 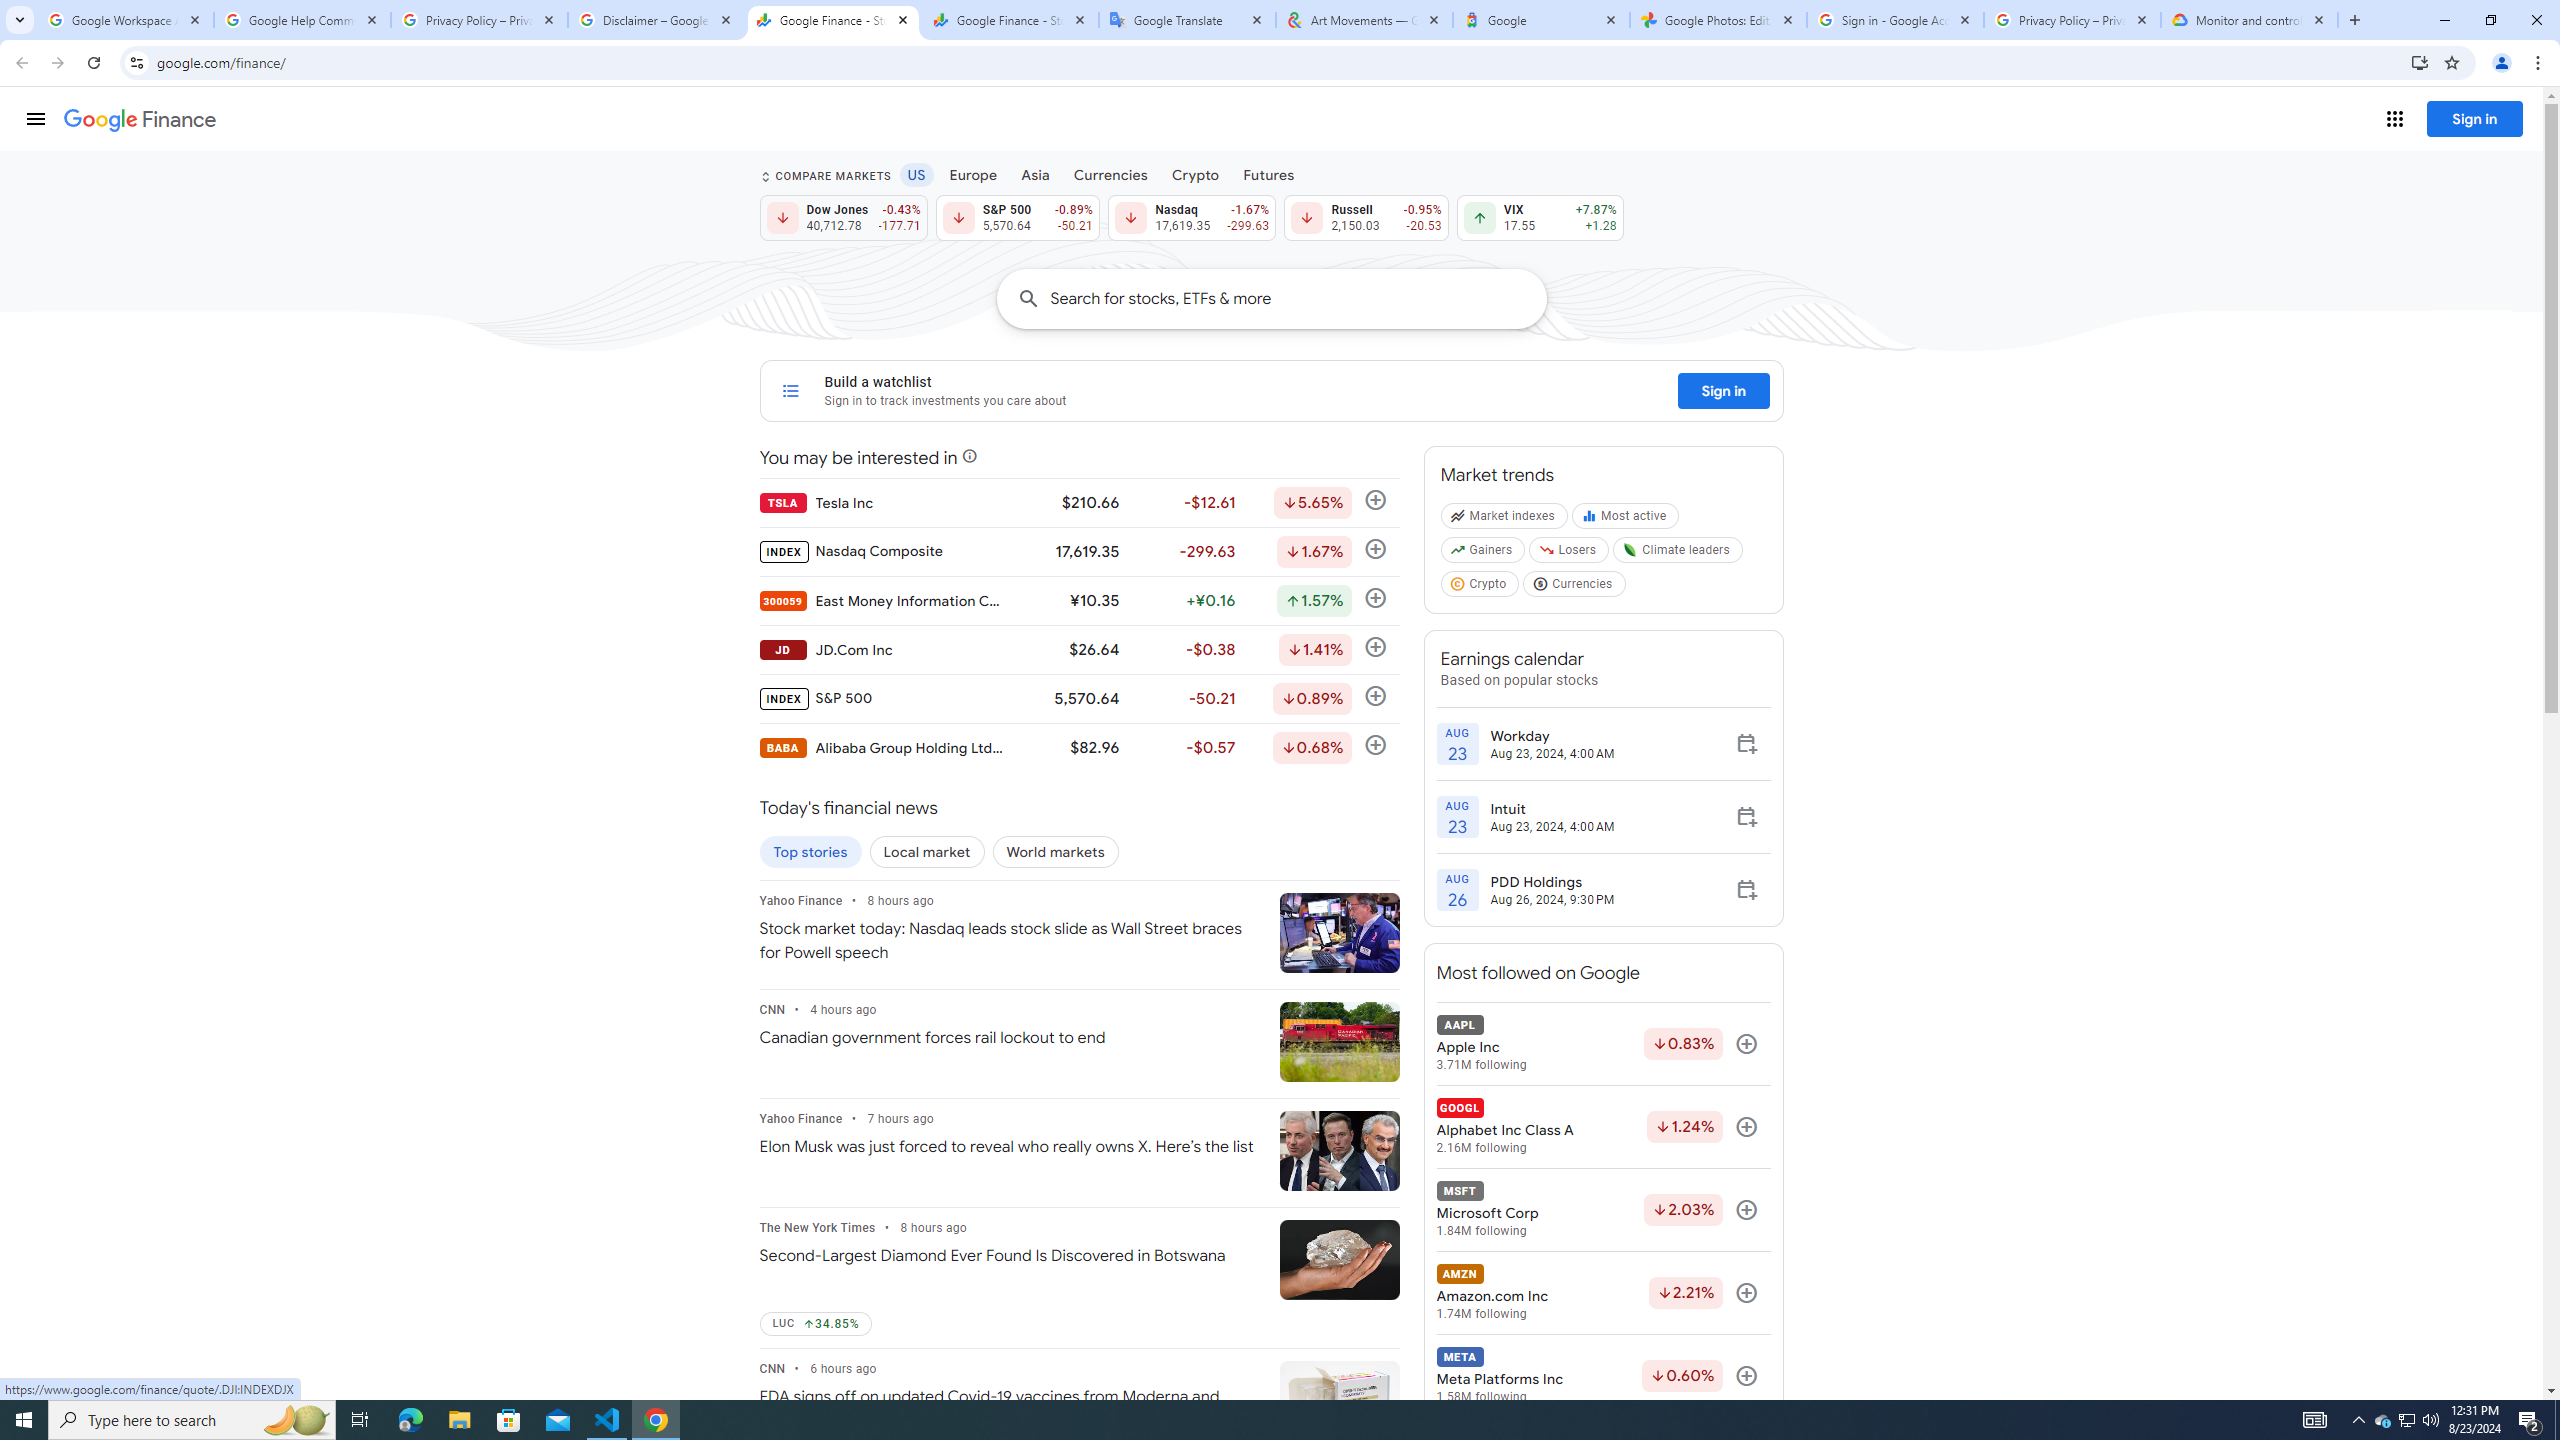 What do you see at coordinates (1079, 697) in the screenshot?
I see `'INDEX S&P 500 5,570.64 -50.21 Down by 0.89% Follow'` at bounding box center [1079, 697].